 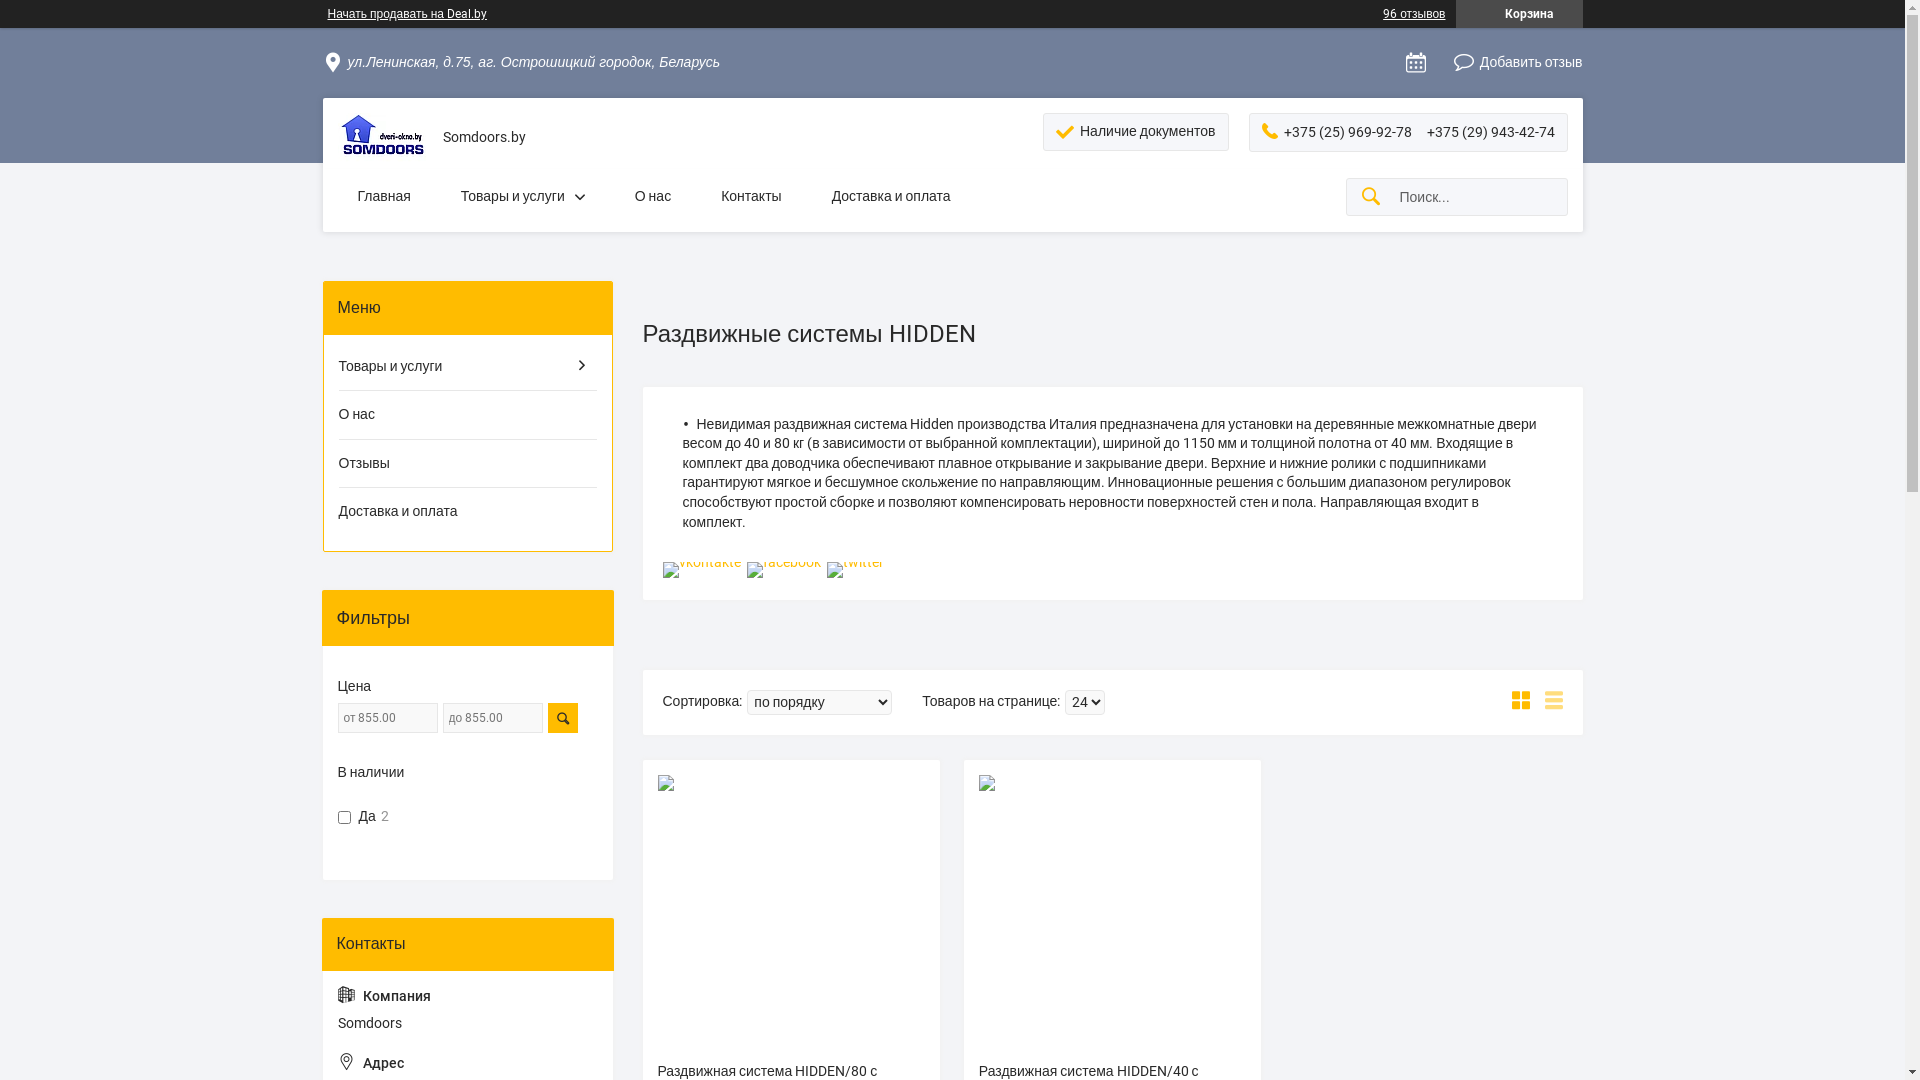 I want to click on 'Somdoors', so click(x=383, y=136).